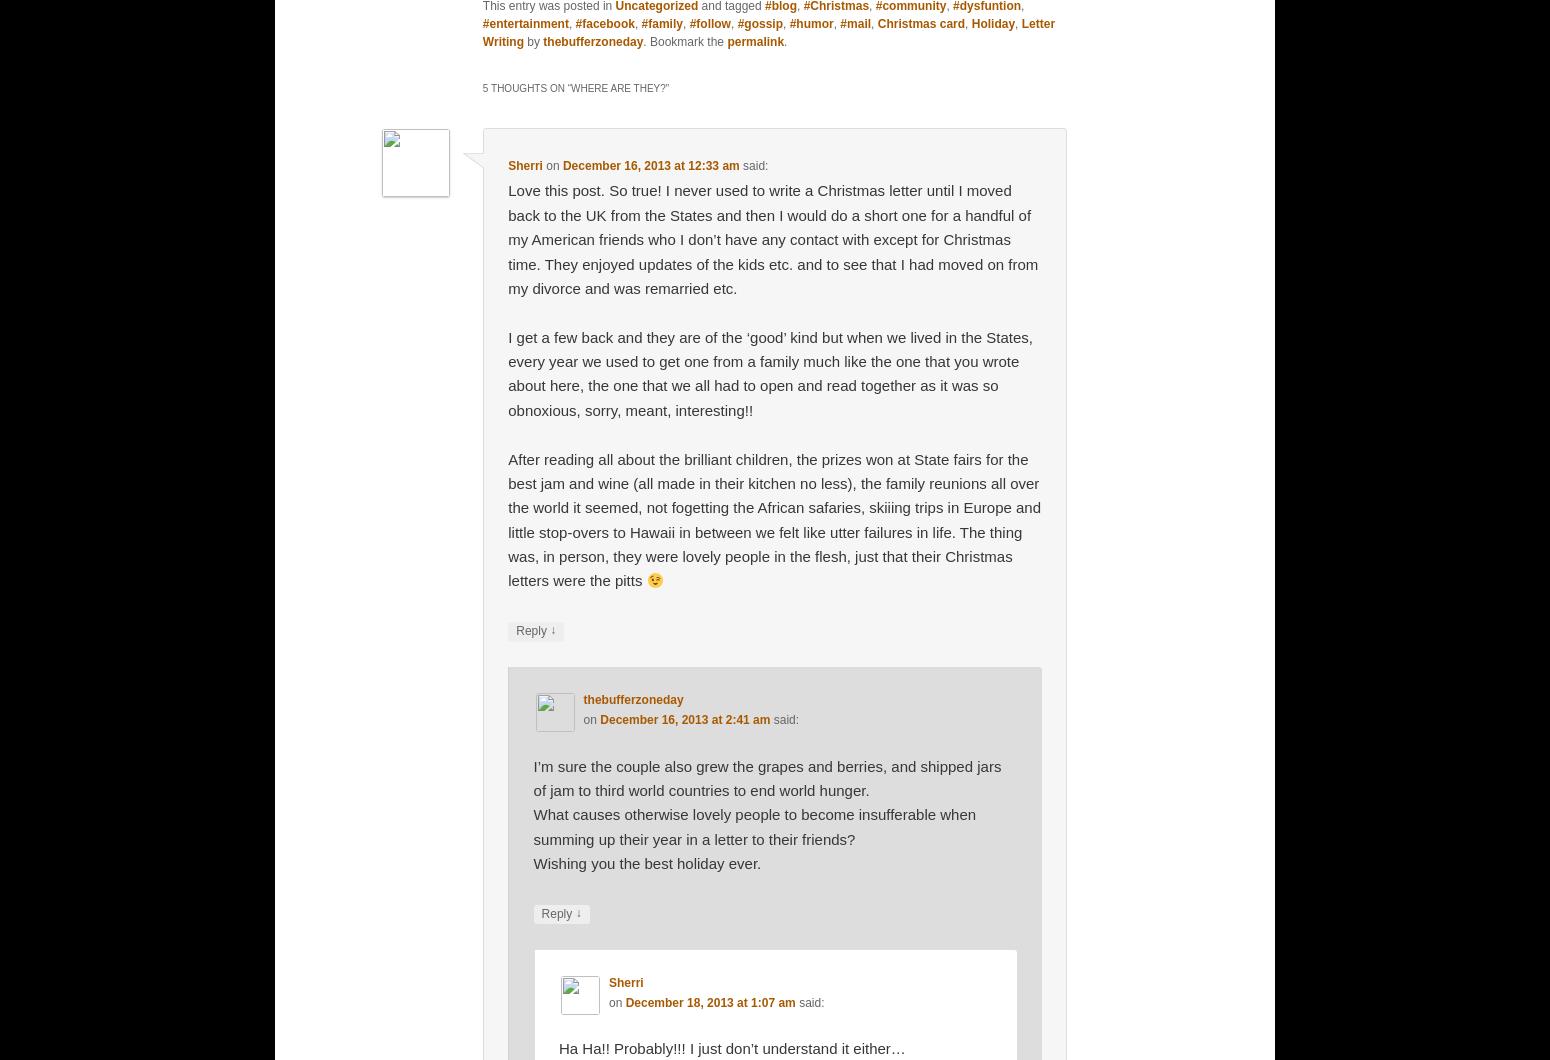 This screenshot has width=1550, height=1060. What do you see at coordinates (709, 23) in the screenshot?
I see `'#follow'` at bounding box center [709, 23].